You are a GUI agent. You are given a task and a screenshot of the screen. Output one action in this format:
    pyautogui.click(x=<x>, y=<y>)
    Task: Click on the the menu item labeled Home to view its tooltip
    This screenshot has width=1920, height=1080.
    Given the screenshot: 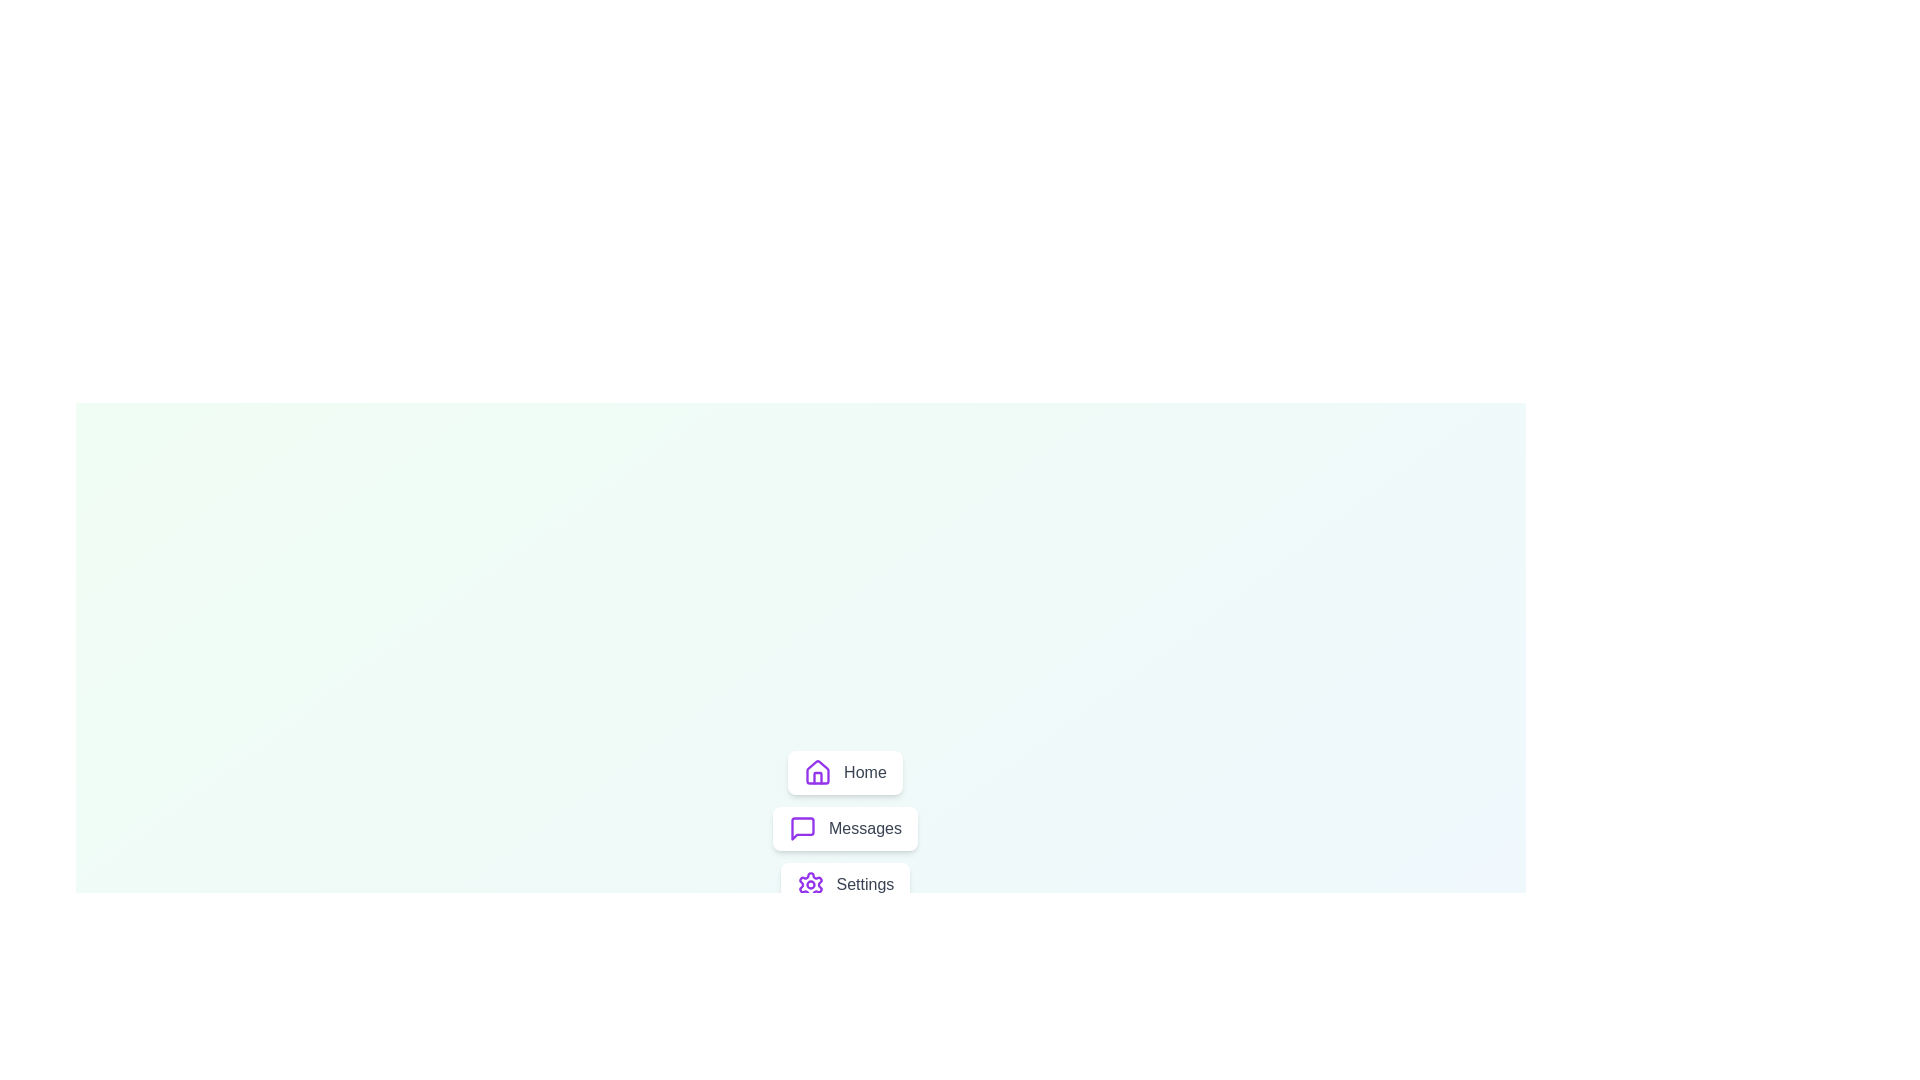 What is the action you would take?
    pyautogui.click(x=844, y=771)
    